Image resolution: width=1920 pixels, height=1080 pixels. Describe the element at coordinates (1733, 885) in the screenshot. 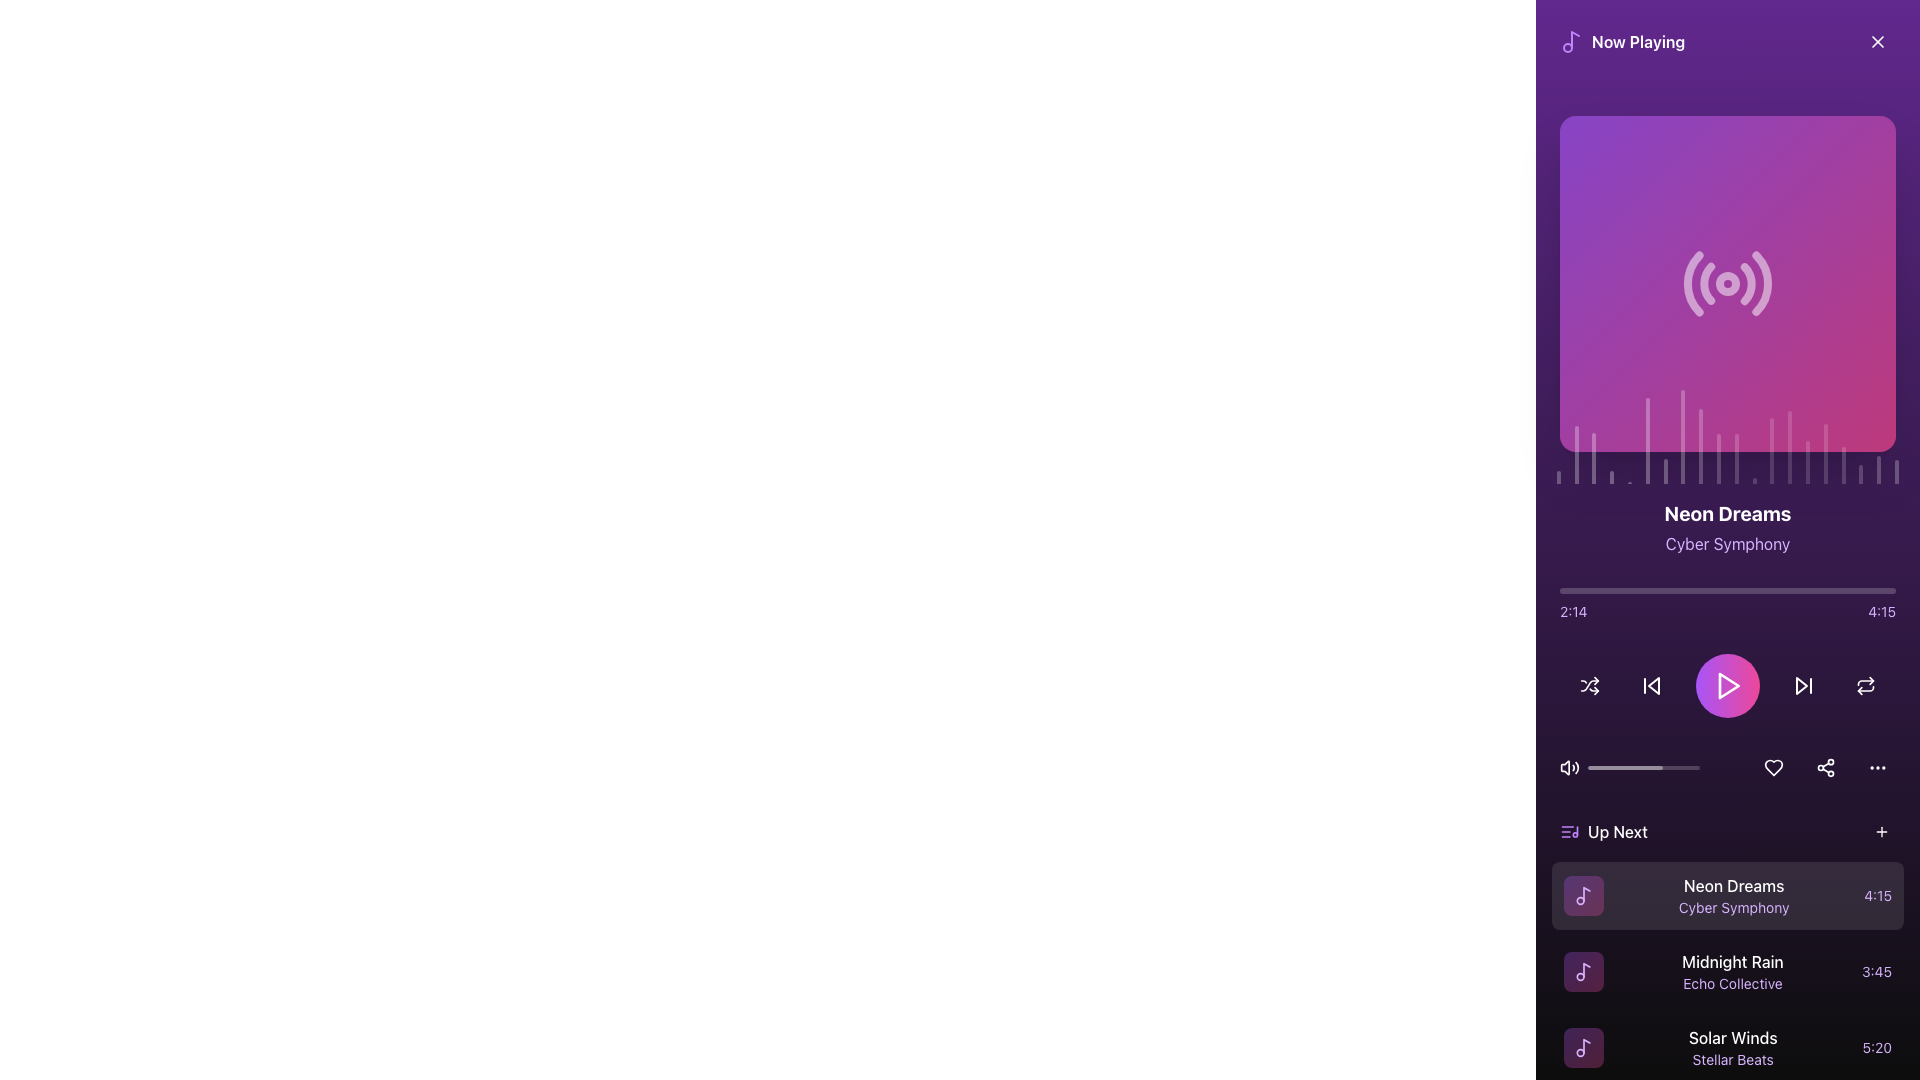

I see `the static text label reading 'Neon Dreams', which is the title of a track in the 'Up Next' list of the music player interface` at that location.